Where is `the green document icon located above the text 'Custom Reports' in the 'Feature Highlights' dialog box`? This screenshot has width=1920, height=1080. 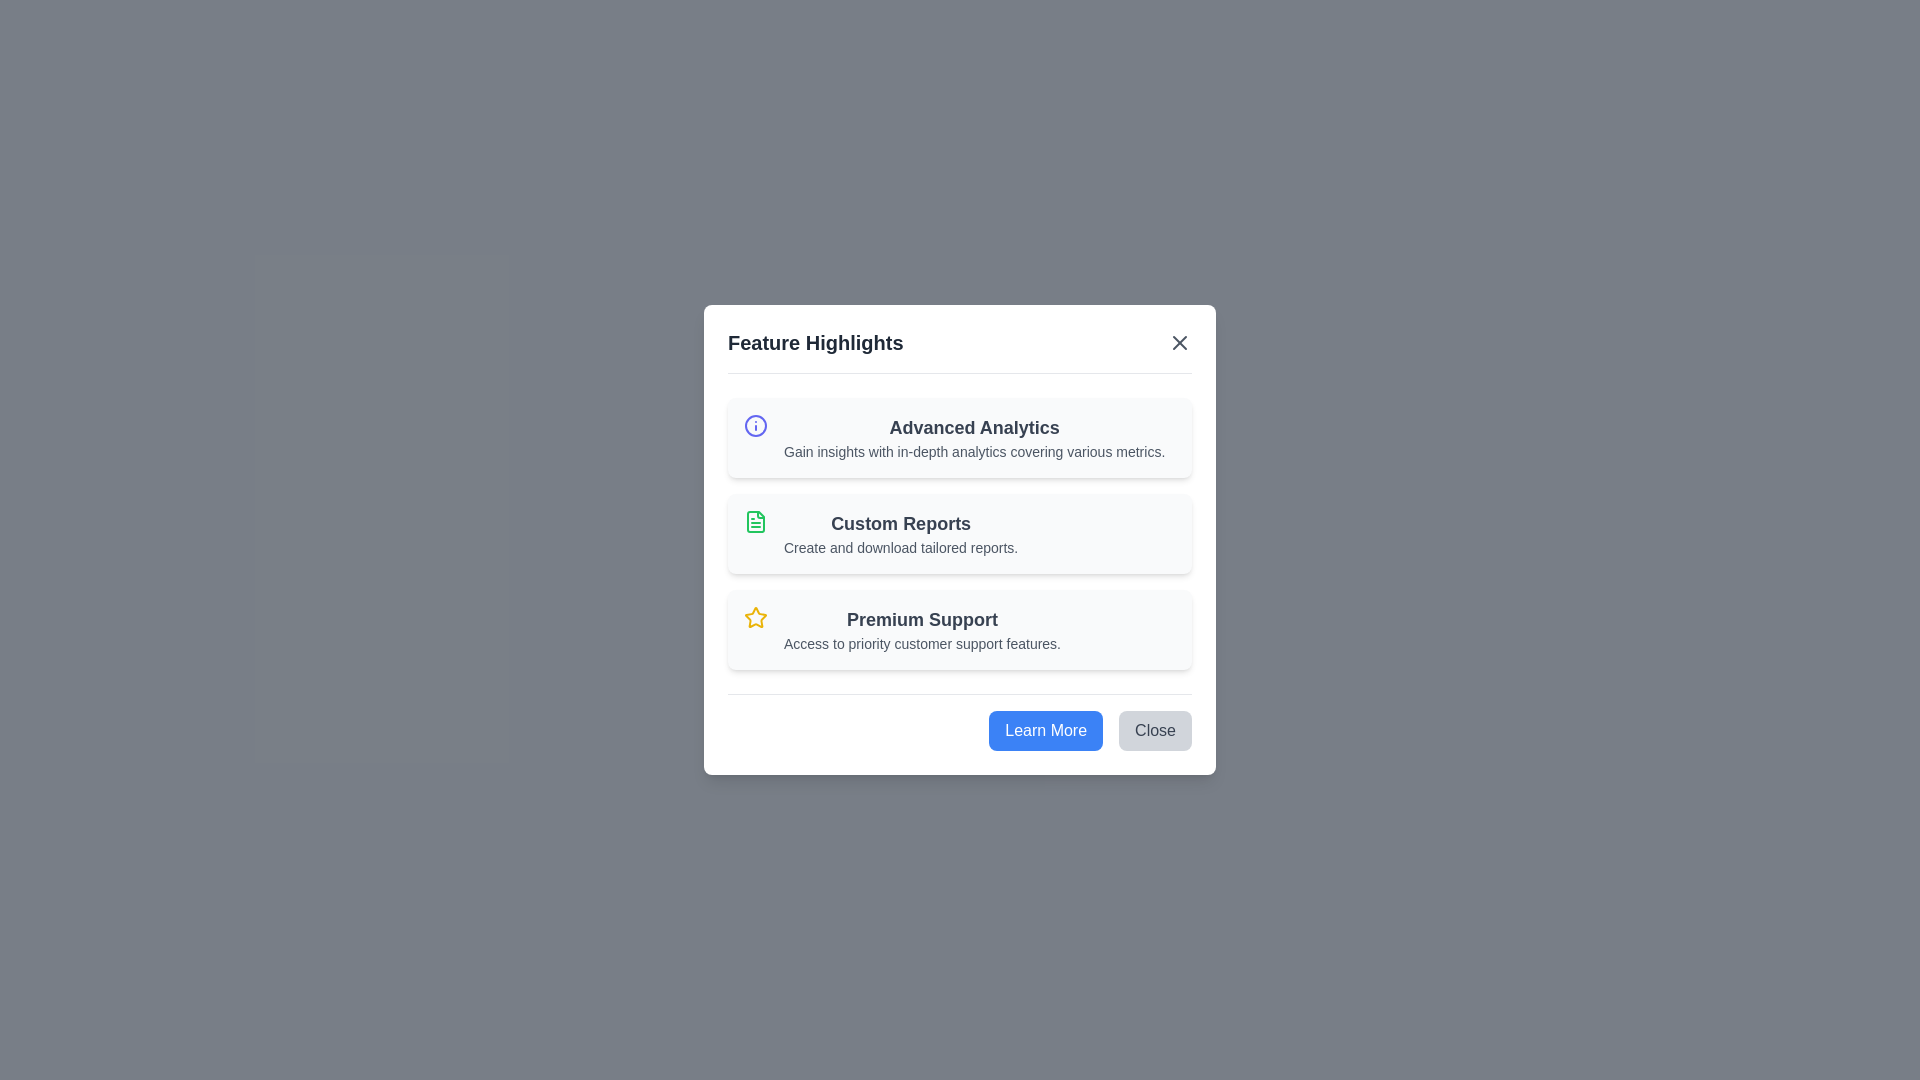
the green document icon located above the text 'Custom Reports' in the 'Feature Highlights' dialog box is located at coordinates (754, 520).